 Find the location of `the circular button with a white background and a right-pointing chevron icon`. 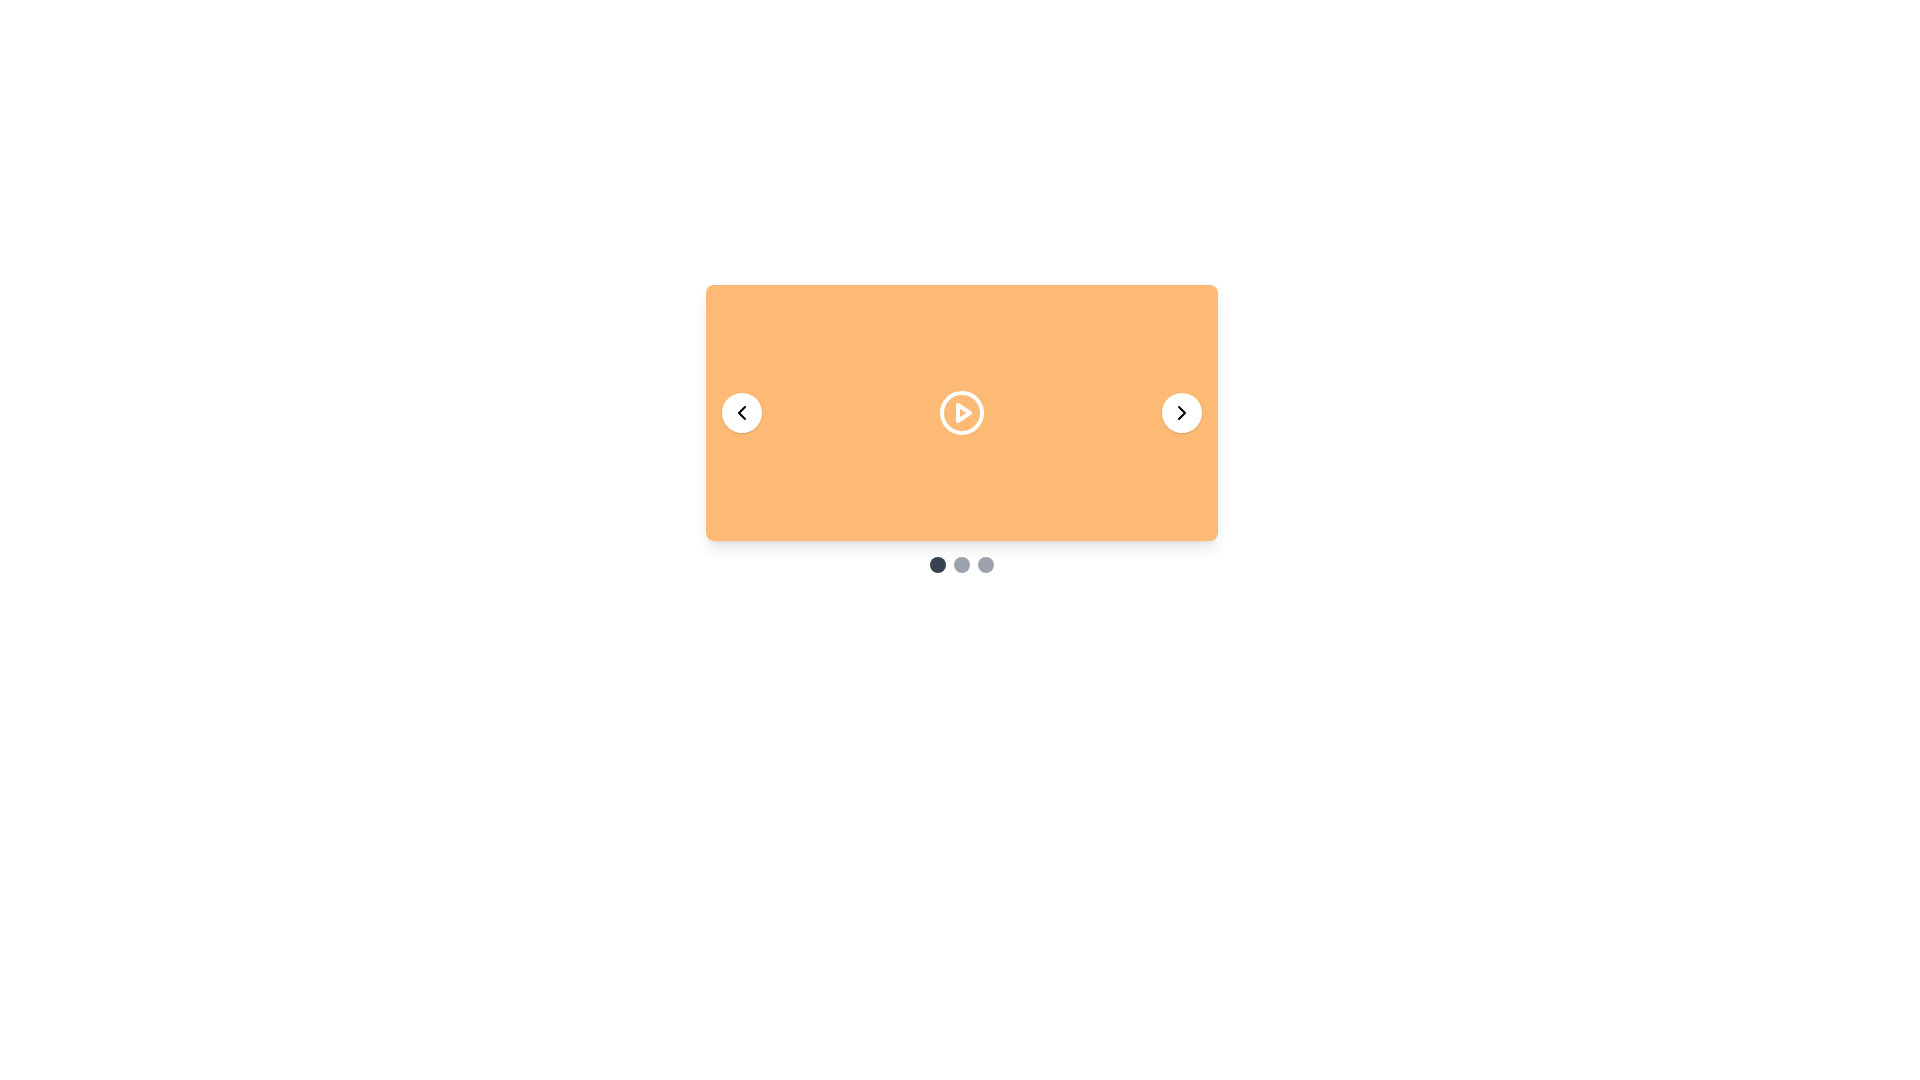

the circular button with a white background and a right-pointing chevron icon is located at coordinates (1181, 411).